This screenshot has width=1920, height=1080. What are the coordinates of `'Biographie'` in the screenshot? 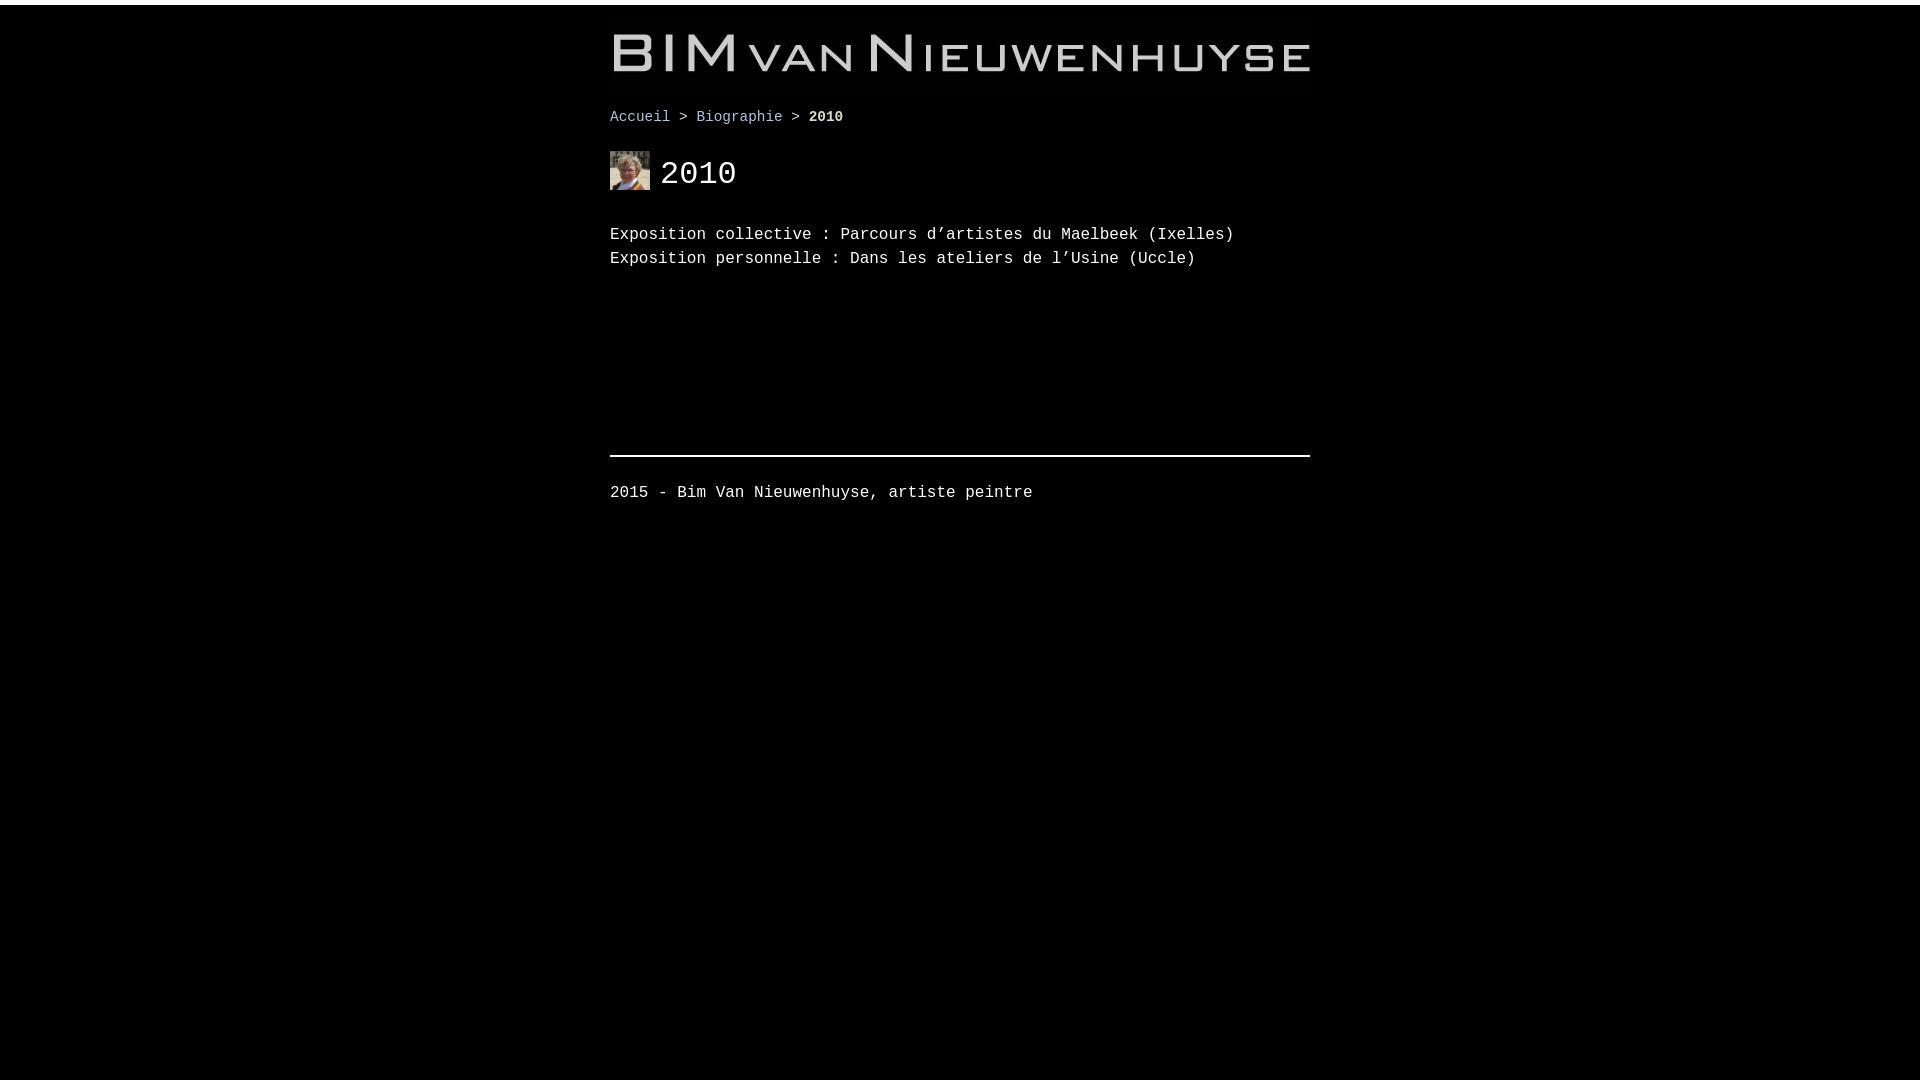 It's located at (738, 116).